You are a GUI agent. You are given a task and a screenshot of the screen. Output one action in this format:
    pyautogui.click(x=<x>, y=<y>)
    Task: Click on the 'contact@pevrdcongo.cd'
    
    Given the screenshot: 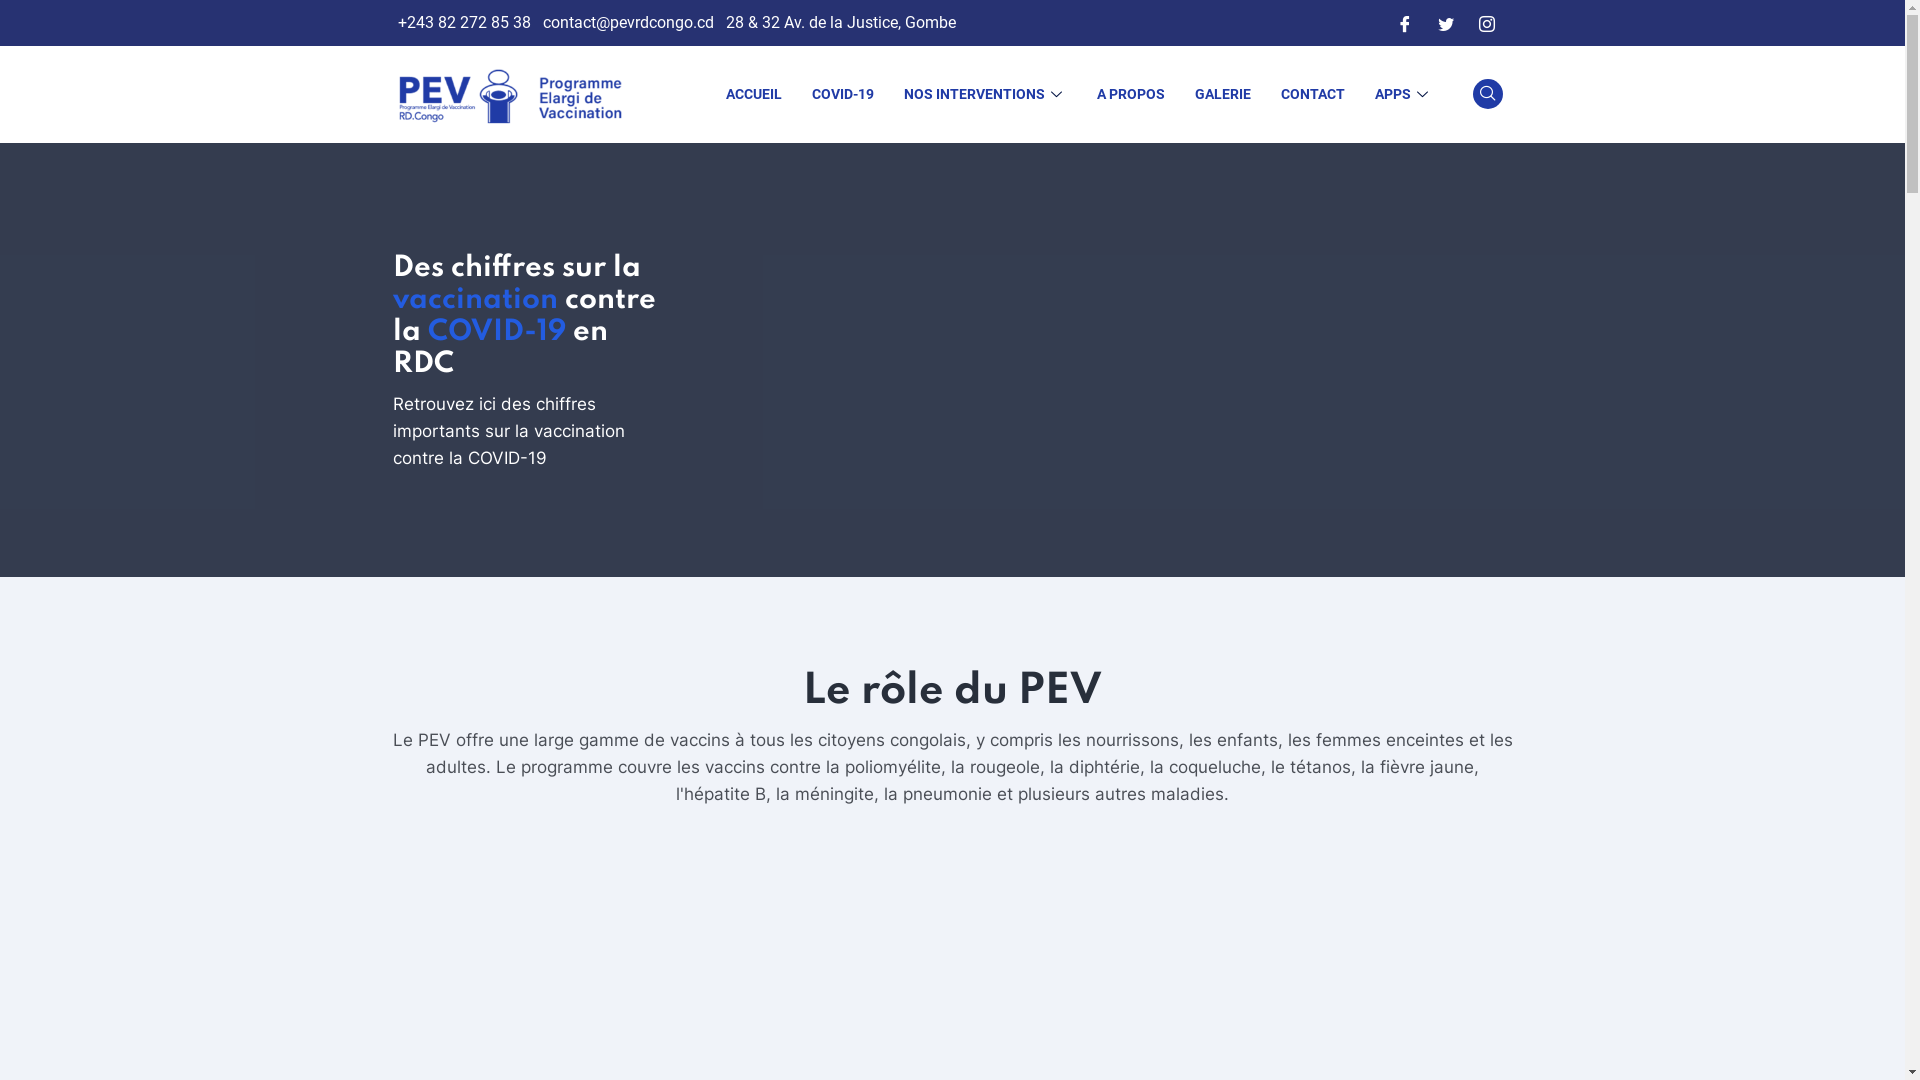 What is the action you would take?
    pyautogui.click(x=626, y=23)
    